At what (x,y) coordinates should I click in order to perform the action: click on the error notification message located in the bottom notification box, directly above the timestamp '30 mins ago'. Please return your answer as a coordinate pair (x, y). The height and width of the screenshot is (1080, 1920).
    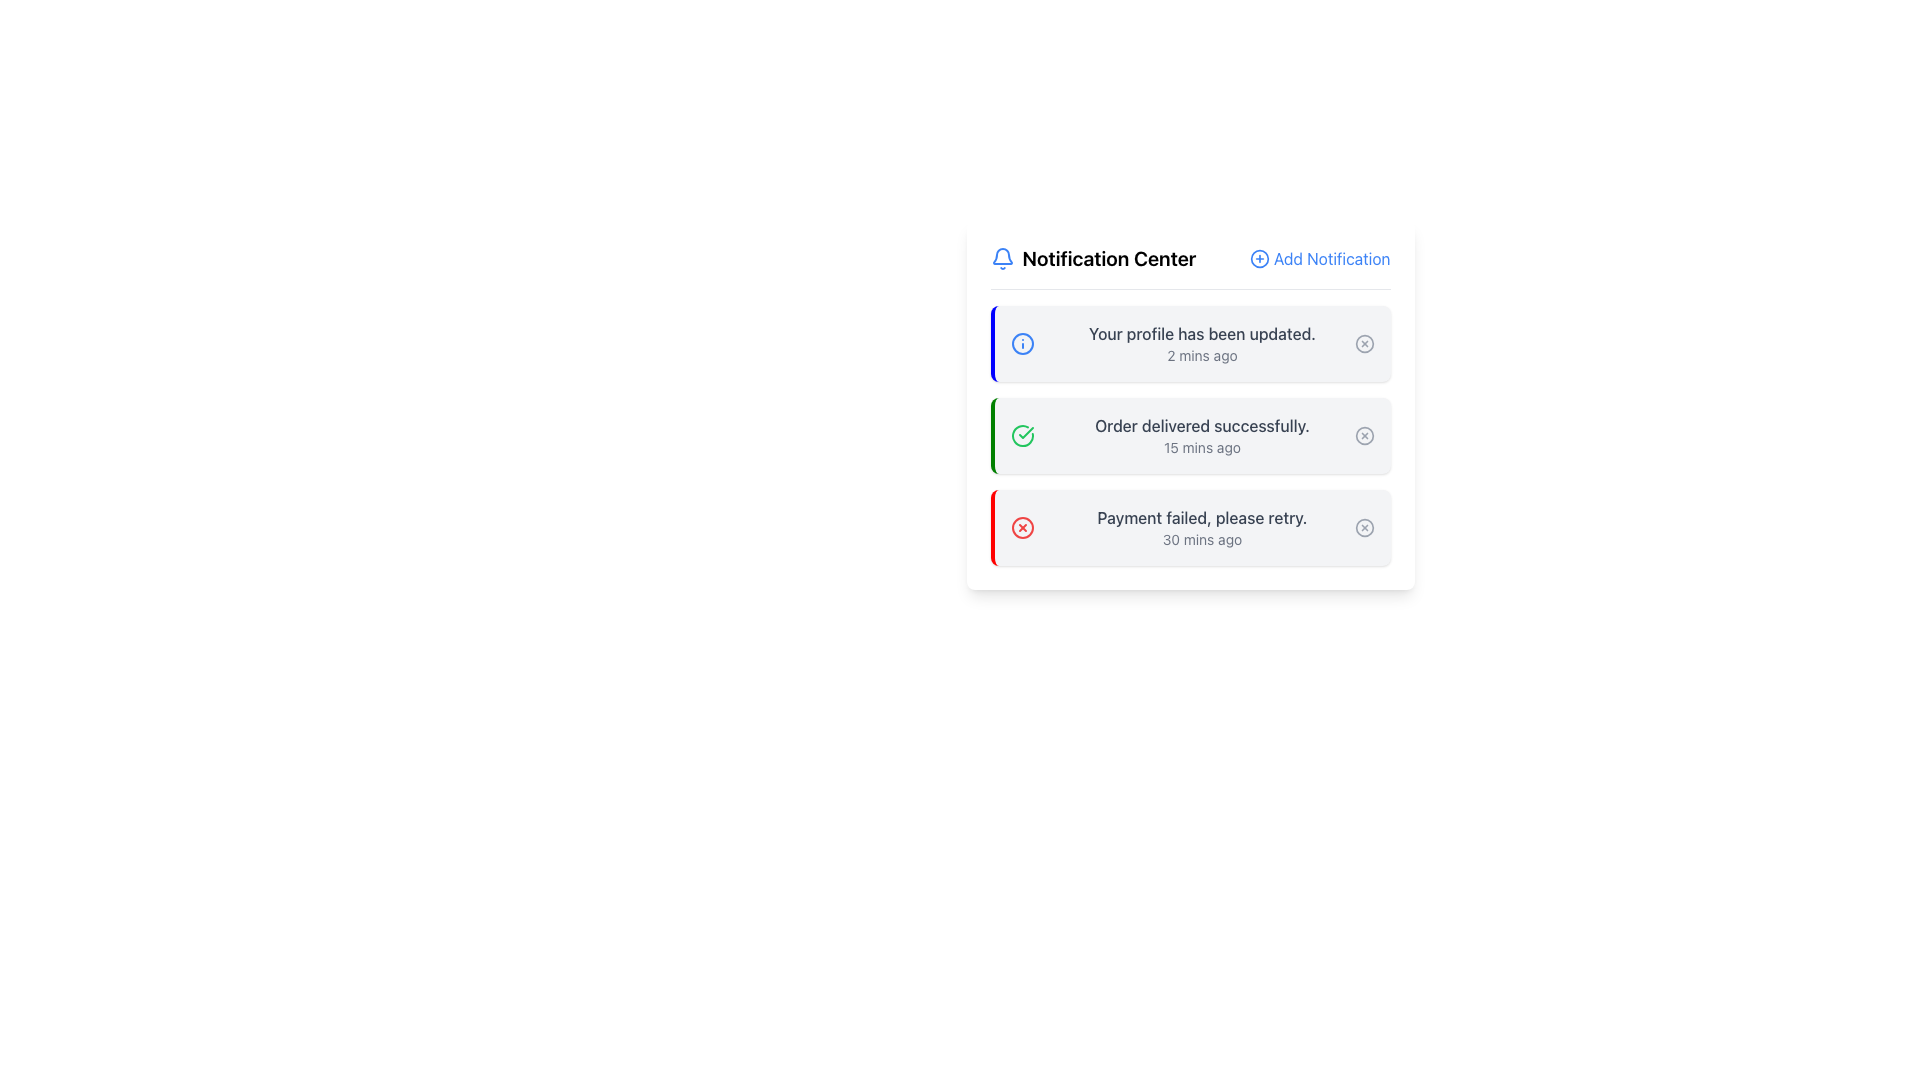
    Looking at the image, I should click on (1201, 516).